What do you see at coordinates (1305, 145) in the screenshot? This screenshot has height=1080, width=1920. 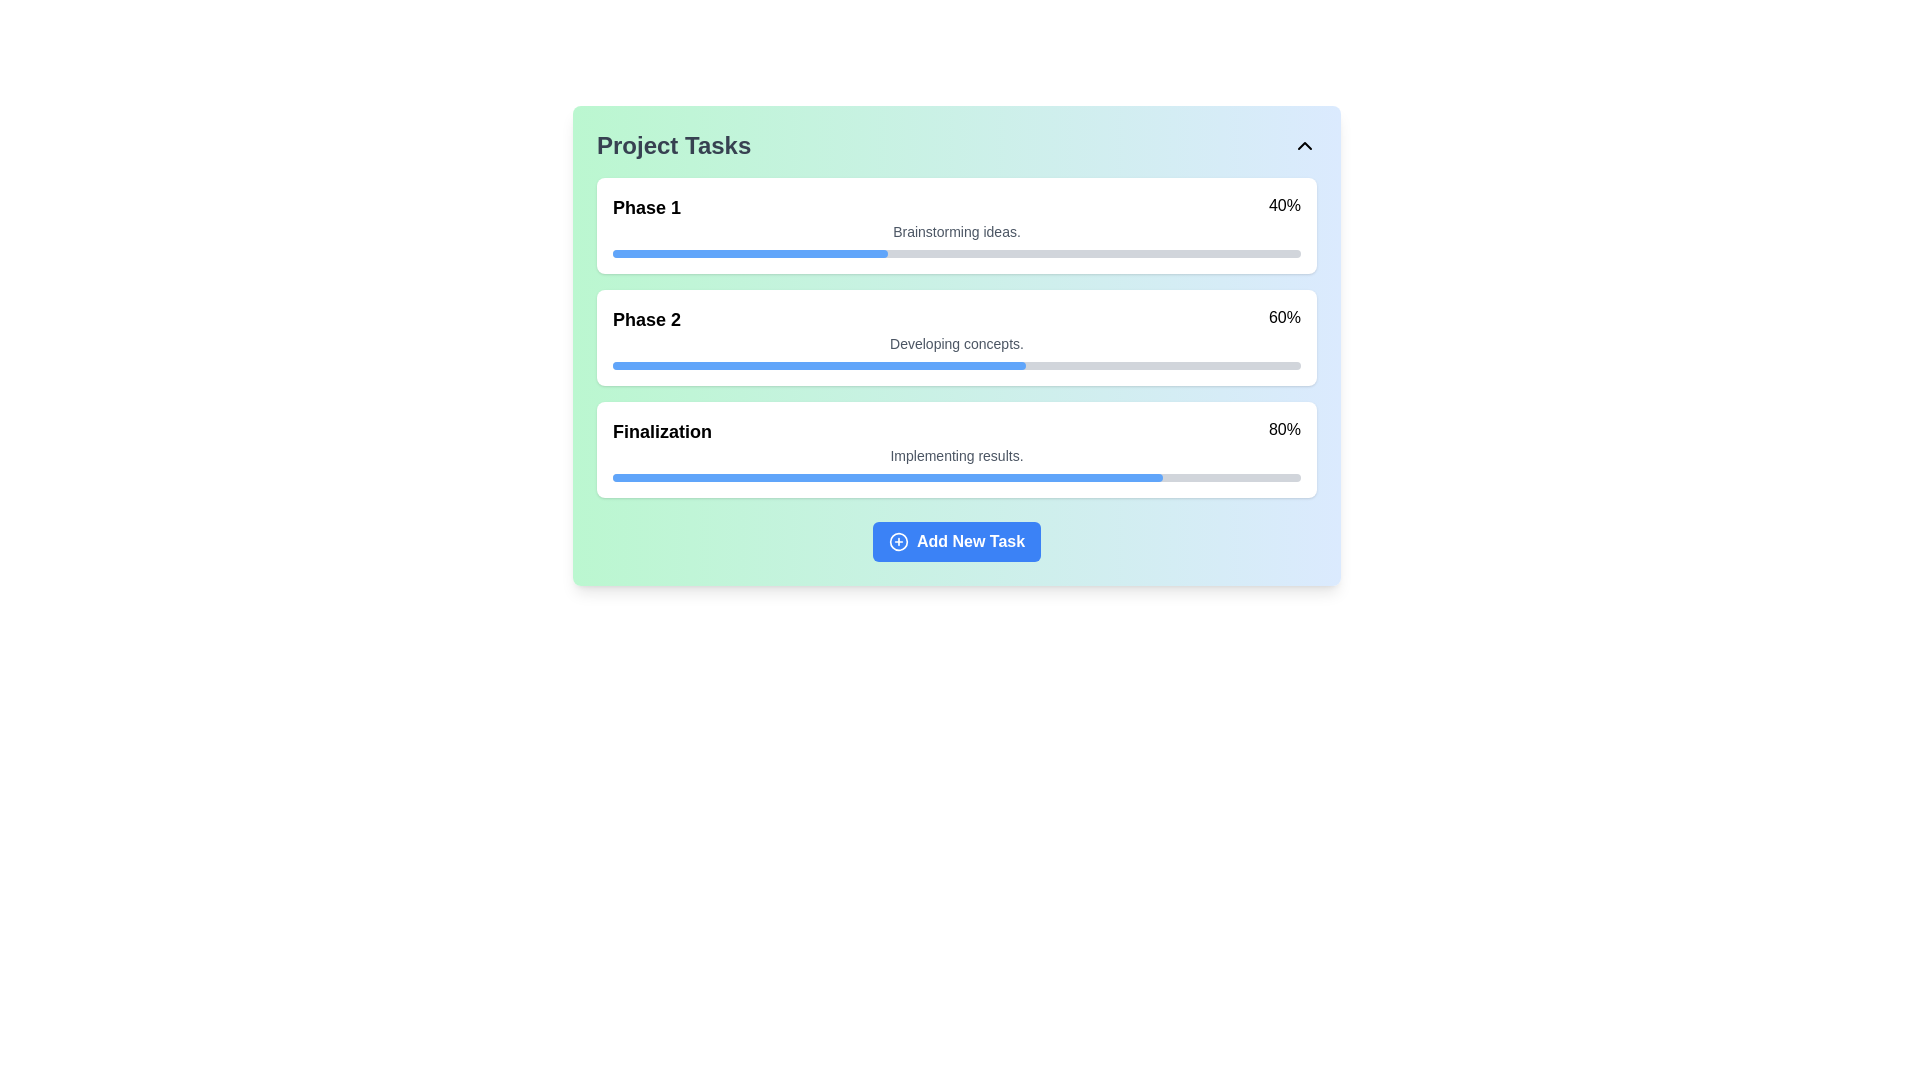 I see `the collapse button with an icon located at the upper-right corner of the 'Project Tasks' section to minimize it` at bounding box center [1305, 145].